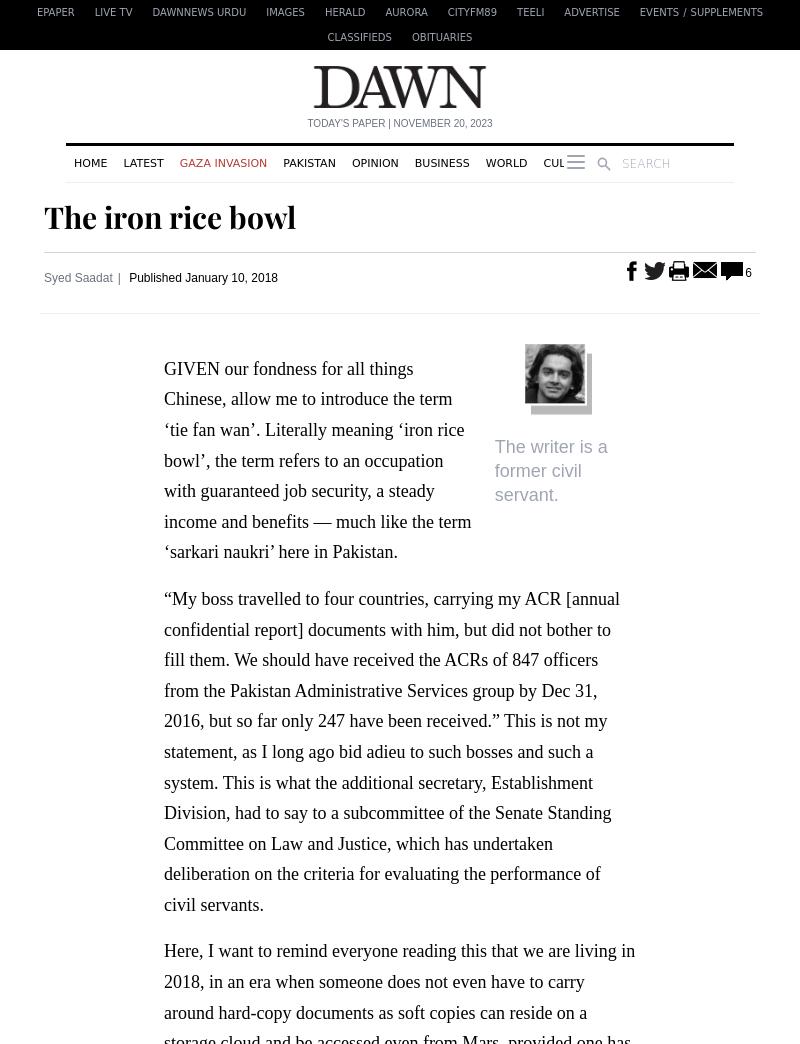 The height and width of the screenshot is (1044, 800). I want to click on 'Magazines', so click(710, 161).